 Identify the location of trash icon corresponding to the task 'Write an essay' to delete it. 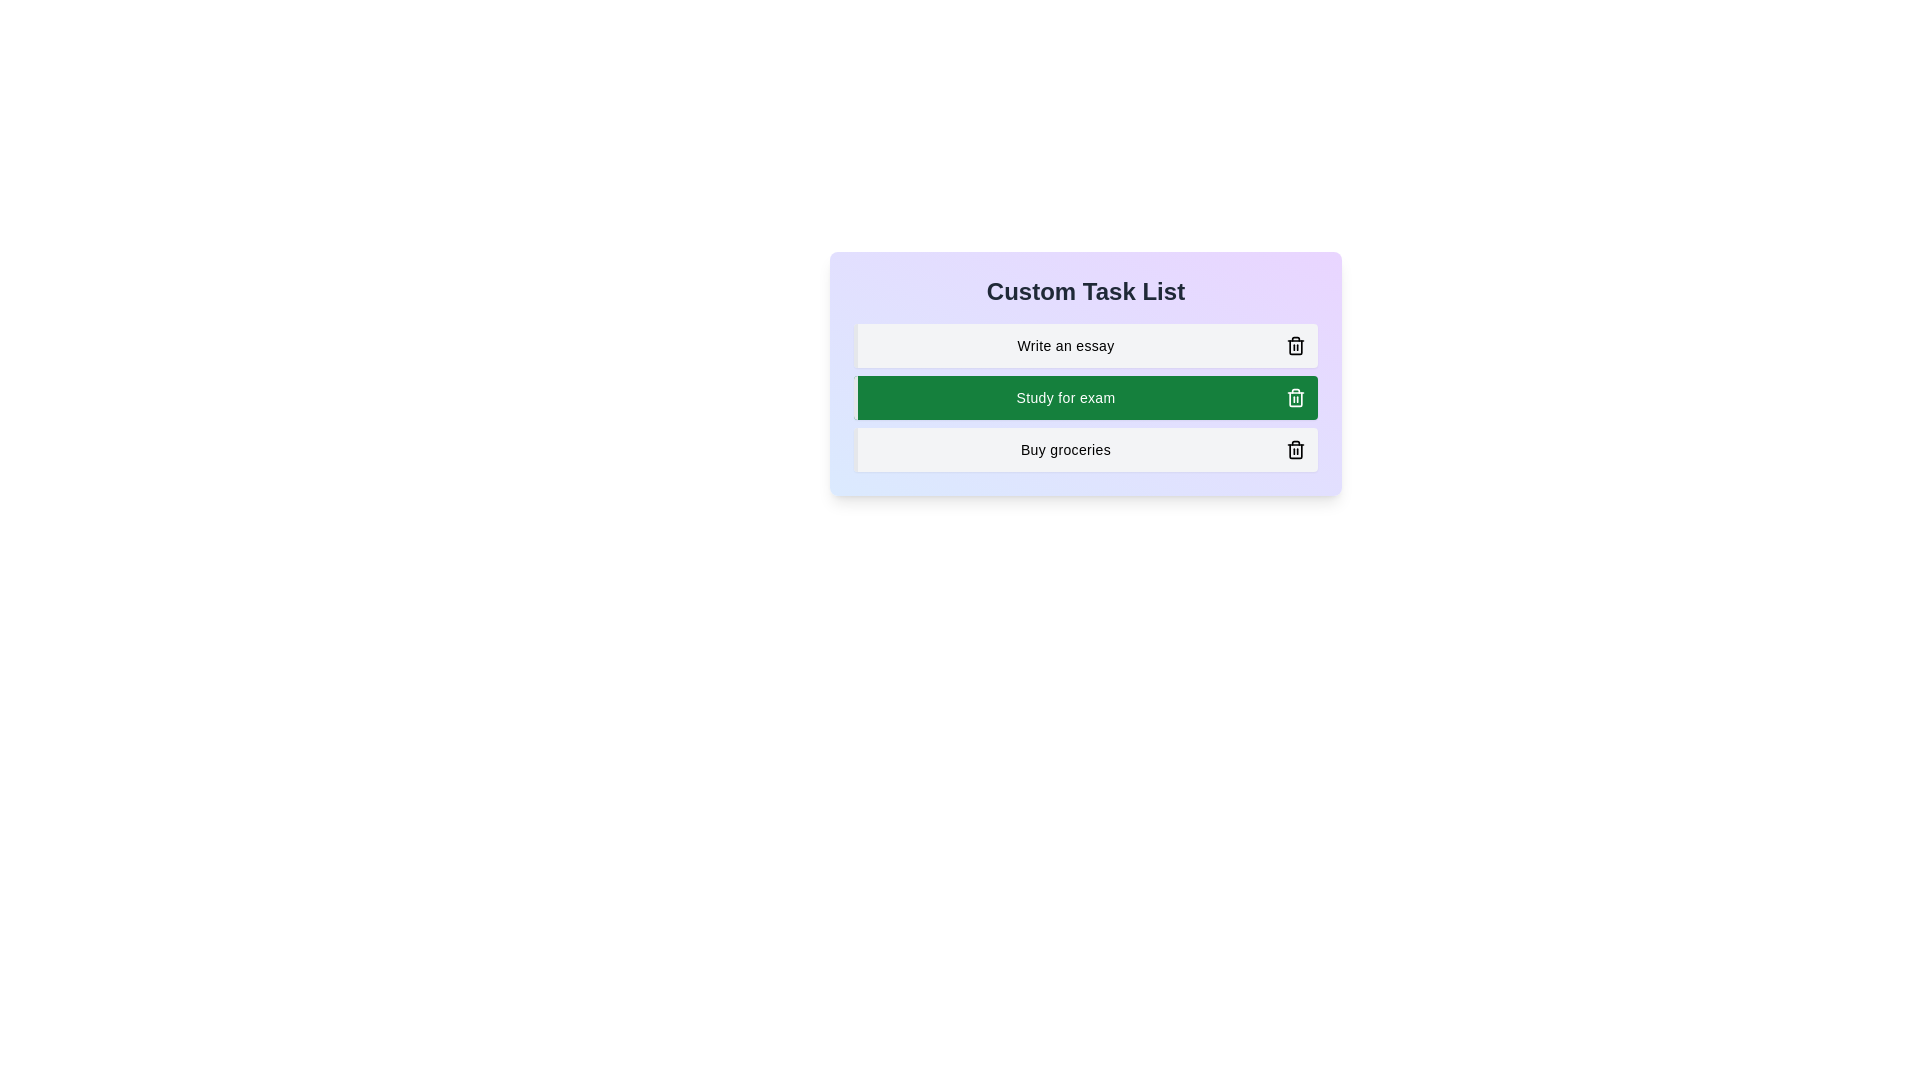
(1296, 345).